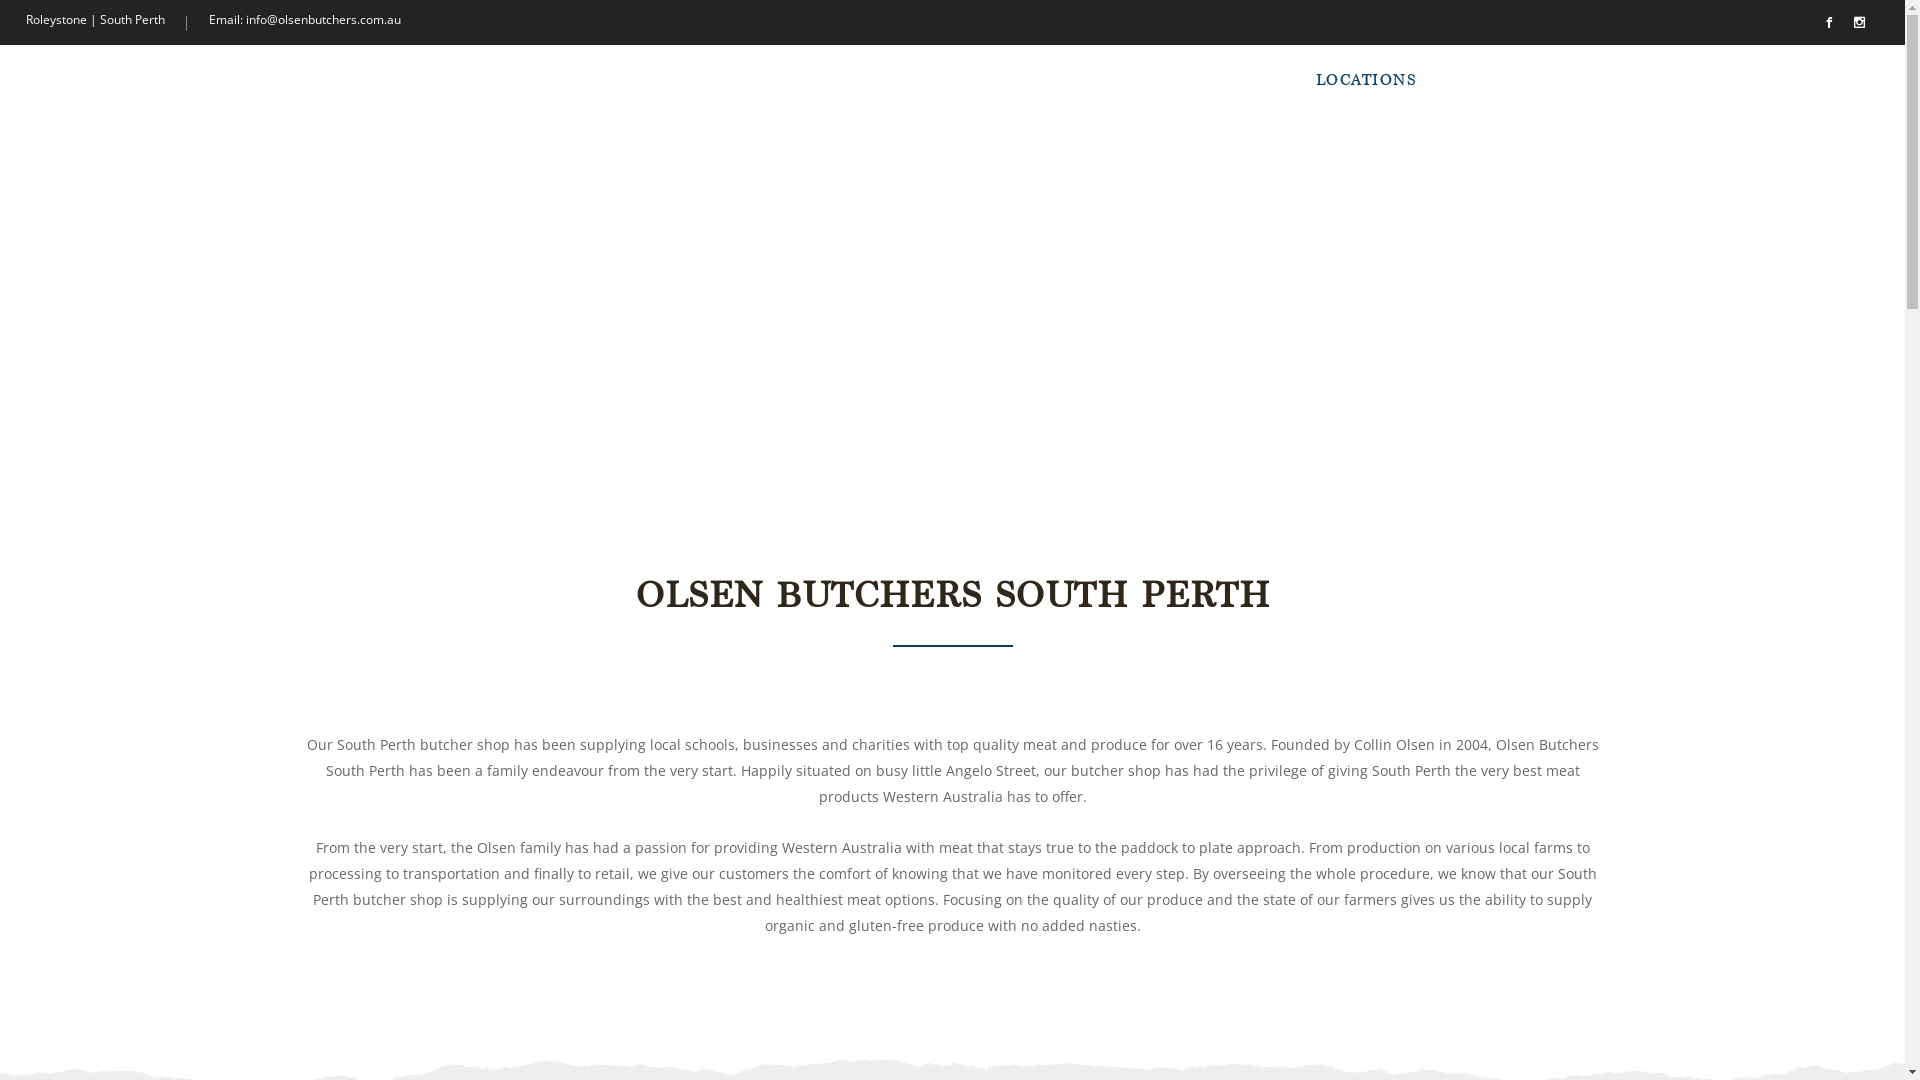 The image size is (1920, 1080). What do you see at coordinates (1158, 78) in the screenshot?
I see `'HOME'` at bounding box center [1158, 78].